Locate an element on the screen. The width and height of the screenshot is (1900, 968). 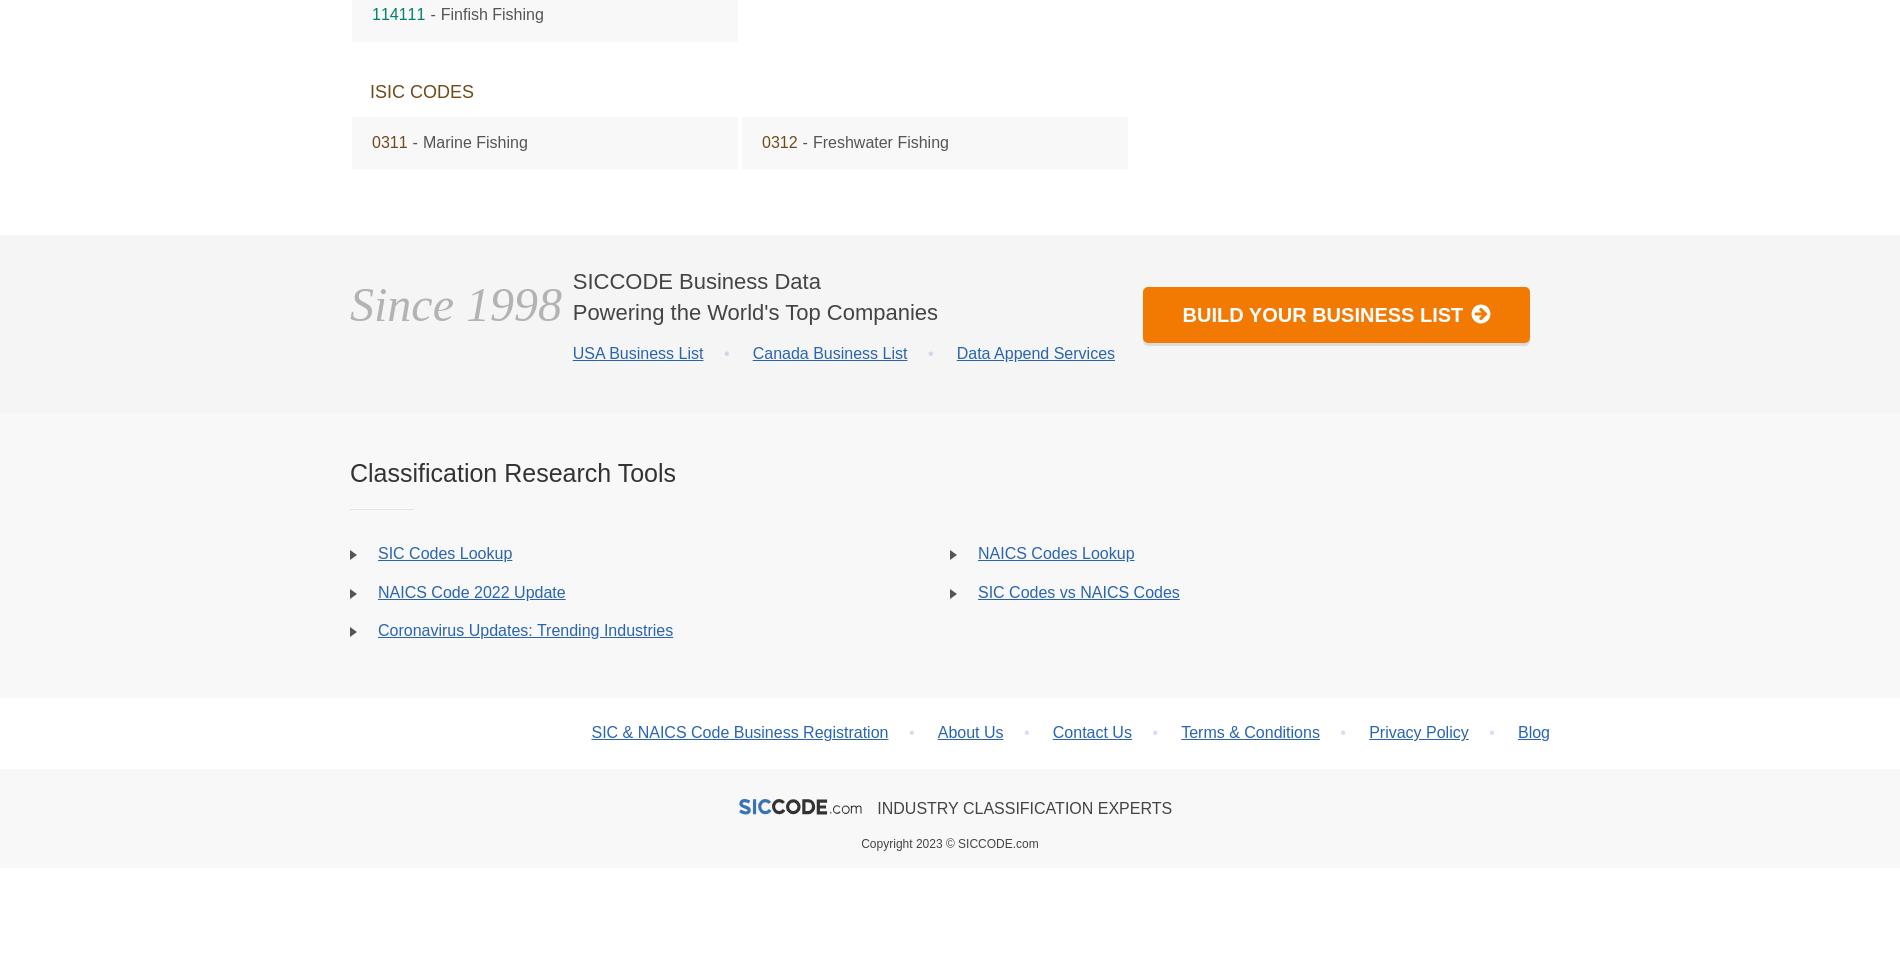
'Canada Business List' is located at coordinates (828, 352).